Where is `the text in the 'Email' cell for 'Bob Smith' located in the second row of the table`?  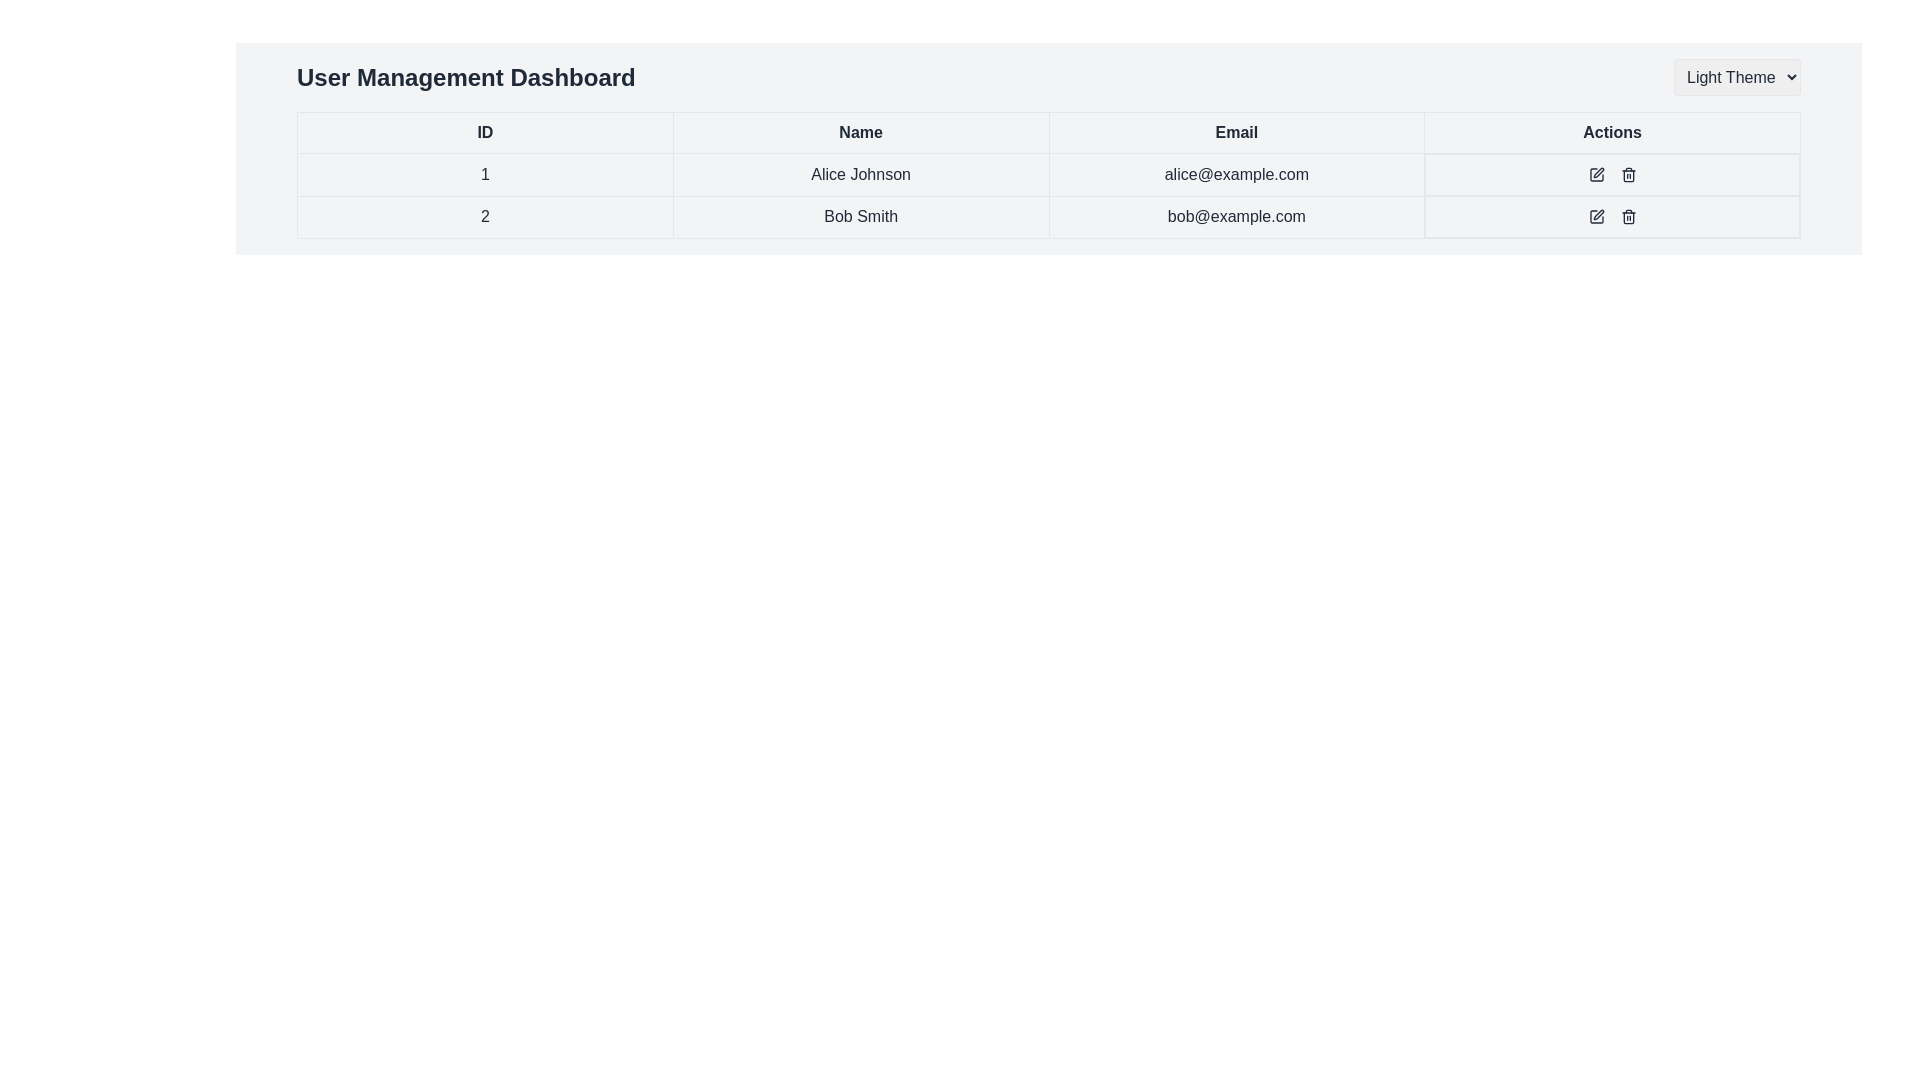
the text in the 'Email' cell for 'Bob Smith' located in the second row of the table is located at coordinates (1048, 196).